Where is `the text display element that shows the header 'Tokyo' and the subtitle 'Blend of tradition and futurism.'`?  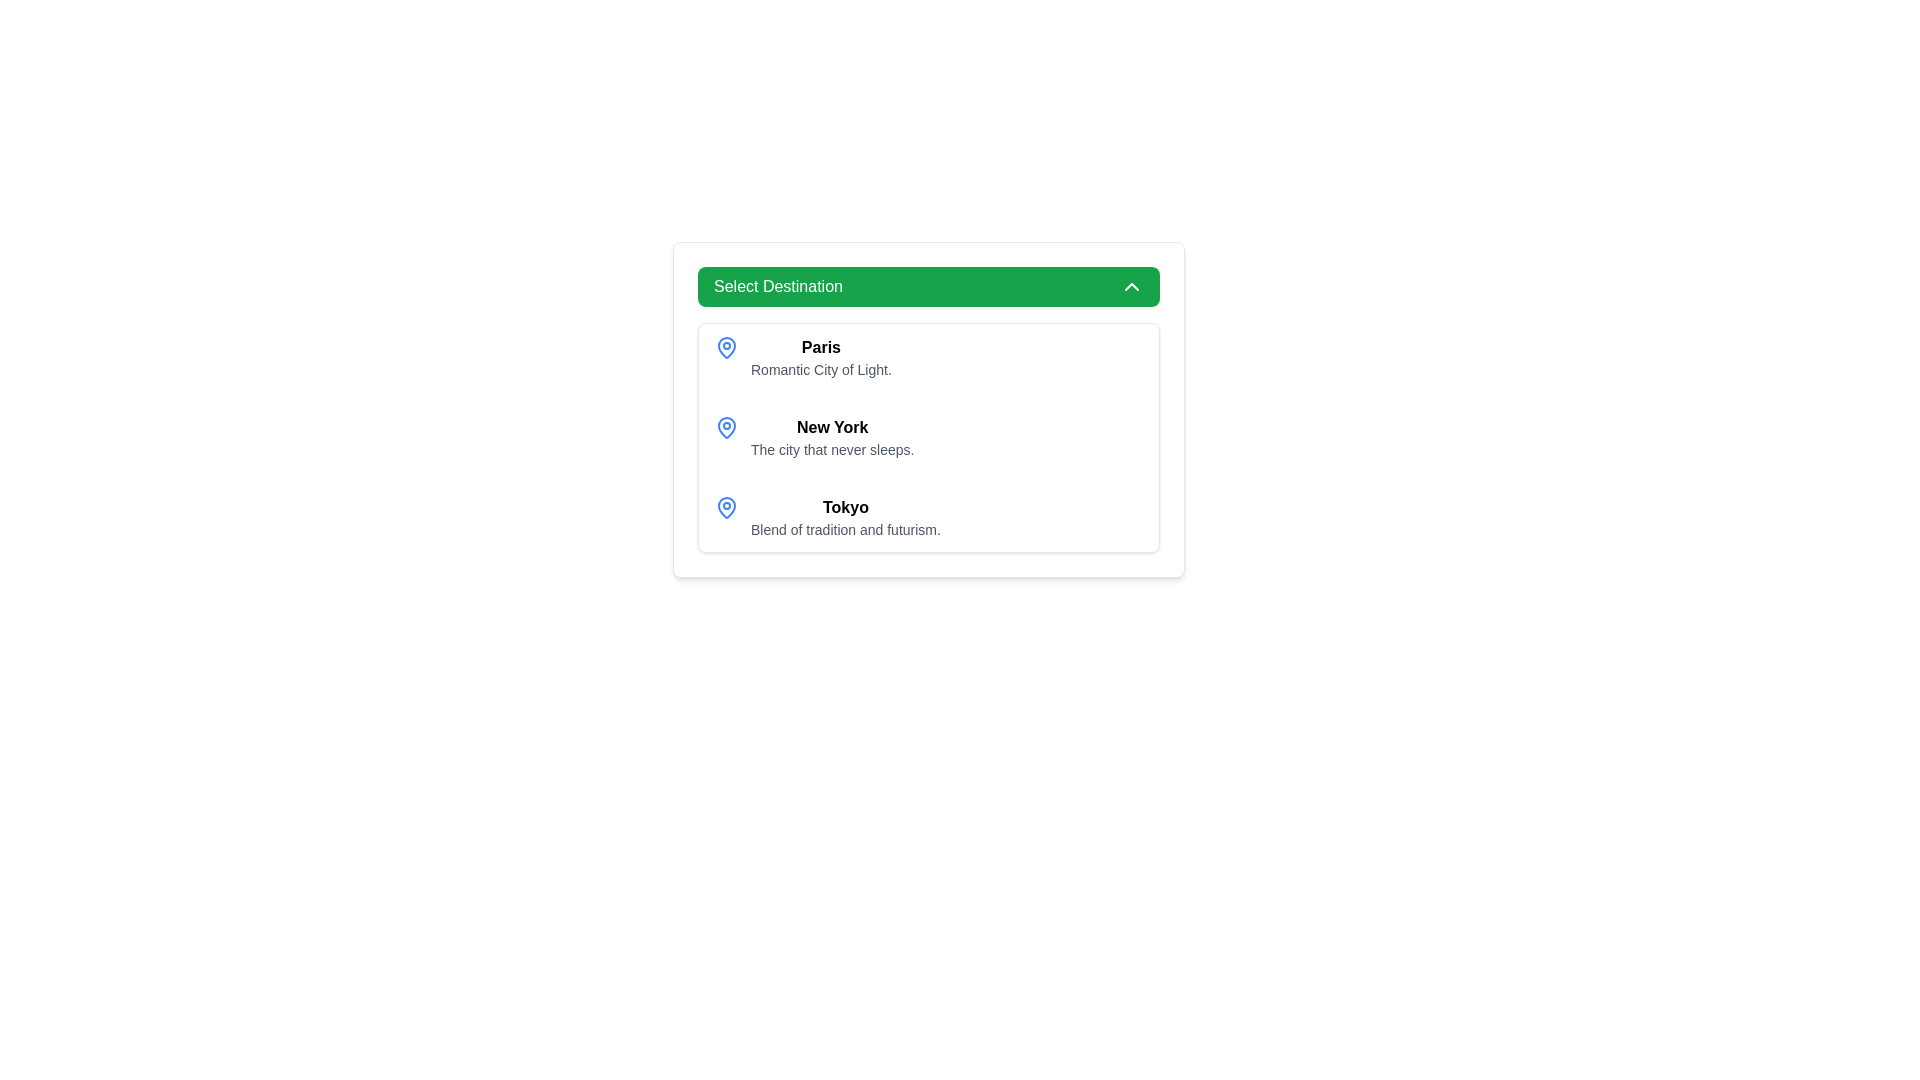 the text display element that shows the header 'Tokyo' and the subtitle 'Blend of tradition and futurism.' is located at coordinates (845, 516).